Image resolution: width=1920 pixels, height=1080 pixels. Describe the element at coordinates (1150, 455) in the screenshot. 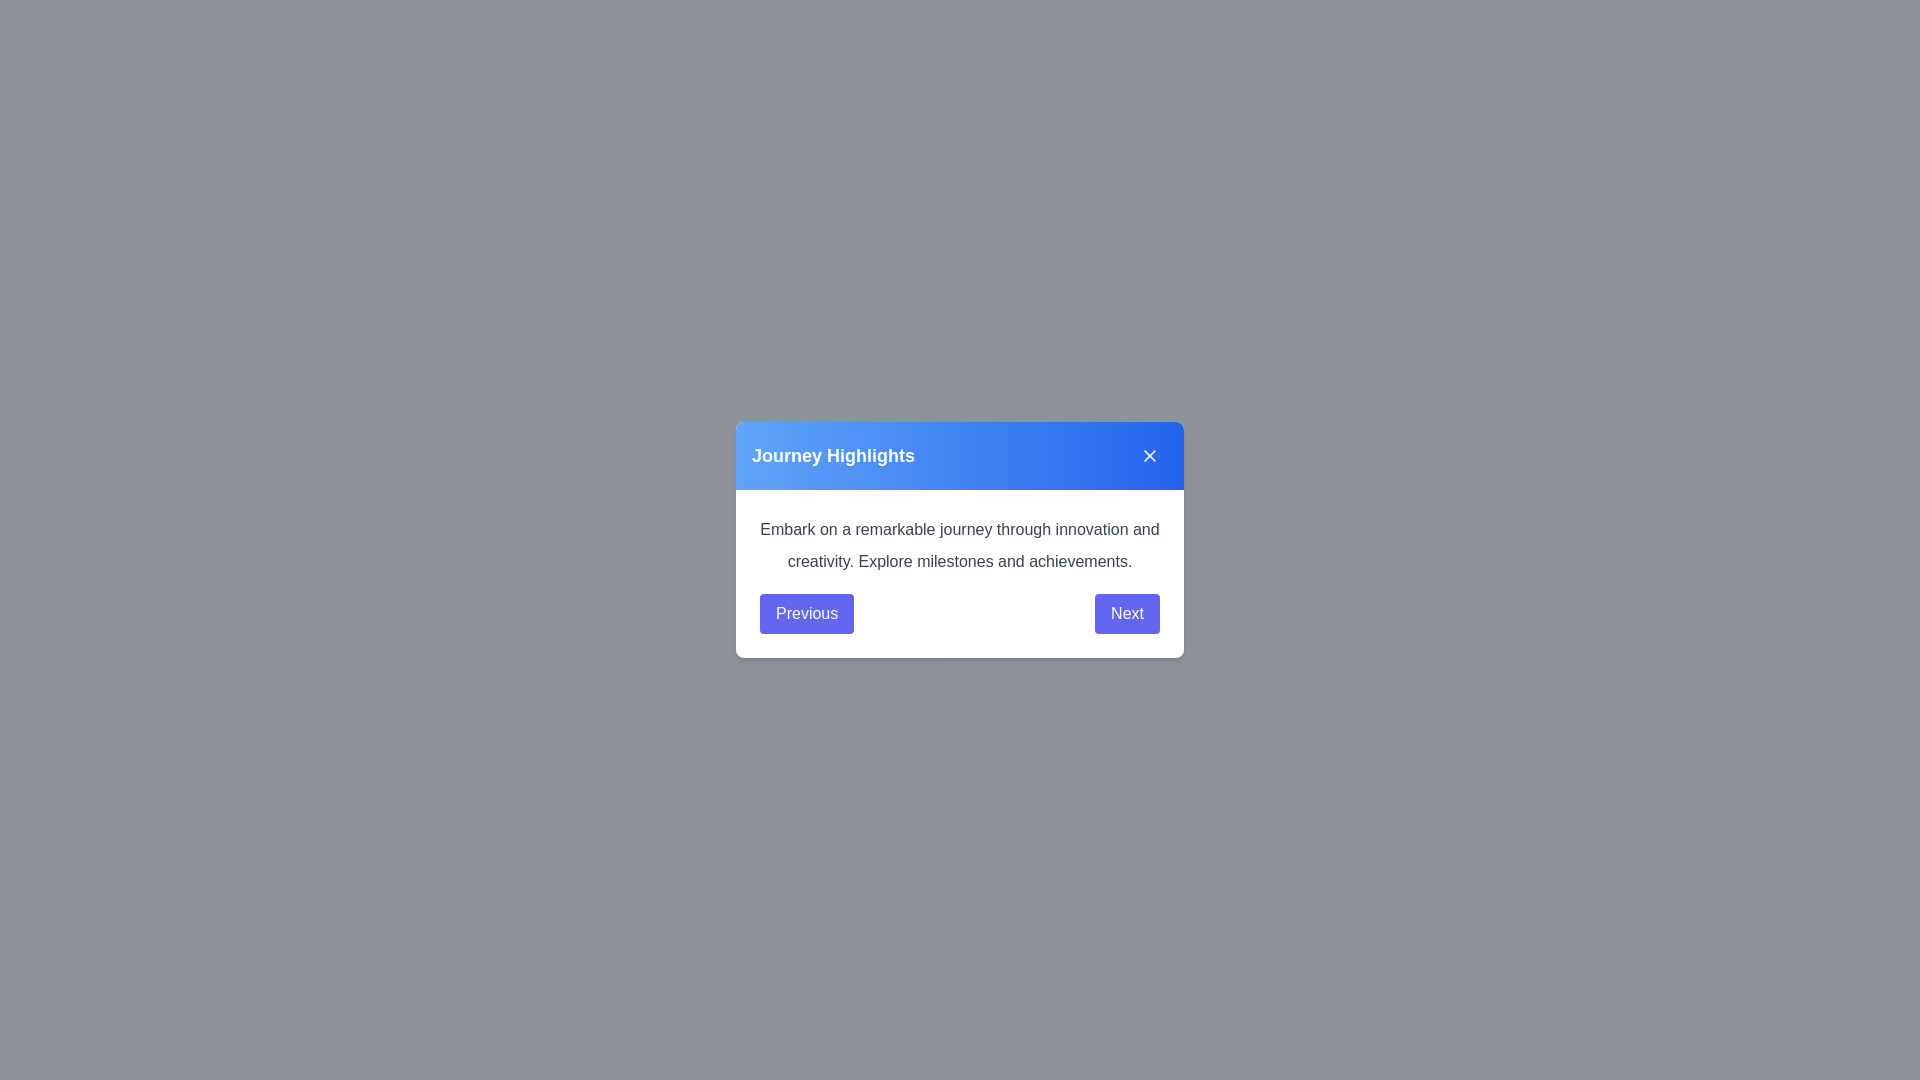

I see `the circular button with an 'X' icon in the top-right corner of the modal header` at that location.